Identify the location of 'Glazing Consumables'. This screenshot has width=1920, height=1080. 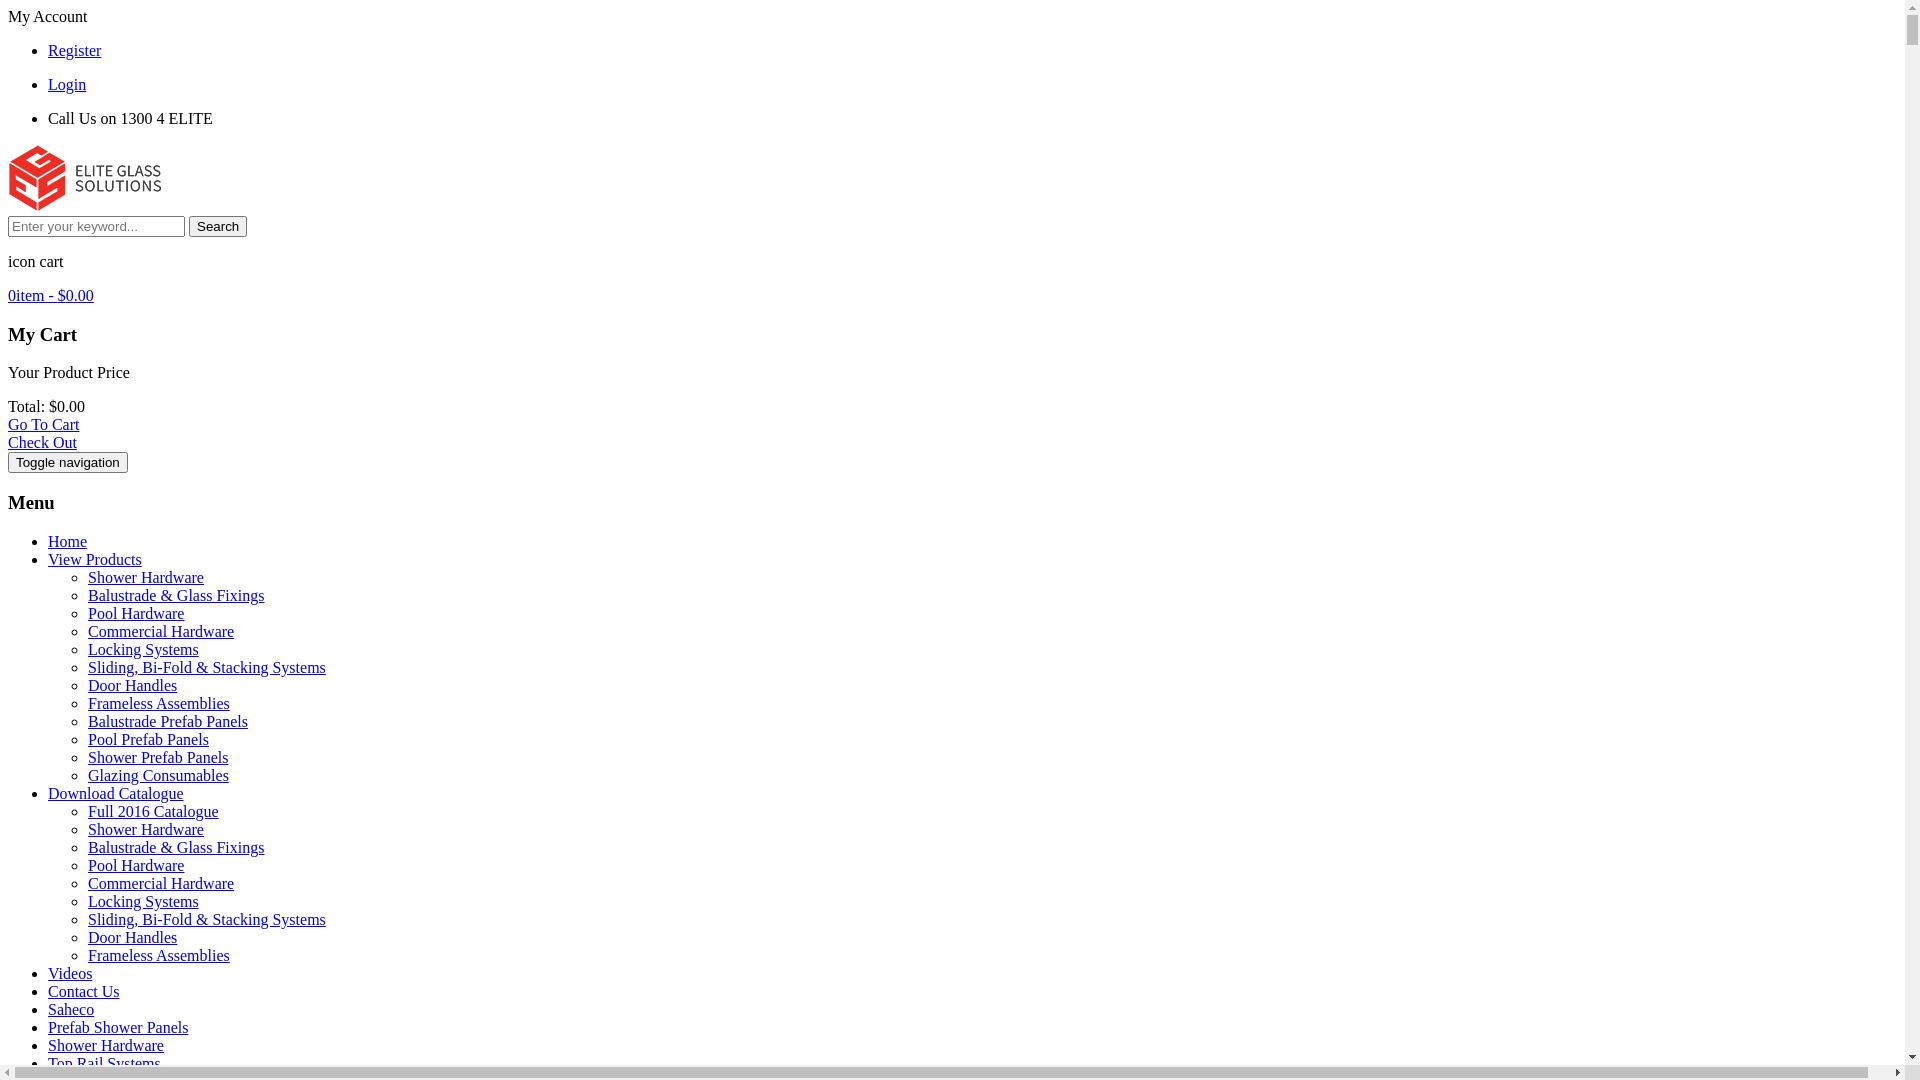
(157, 774).